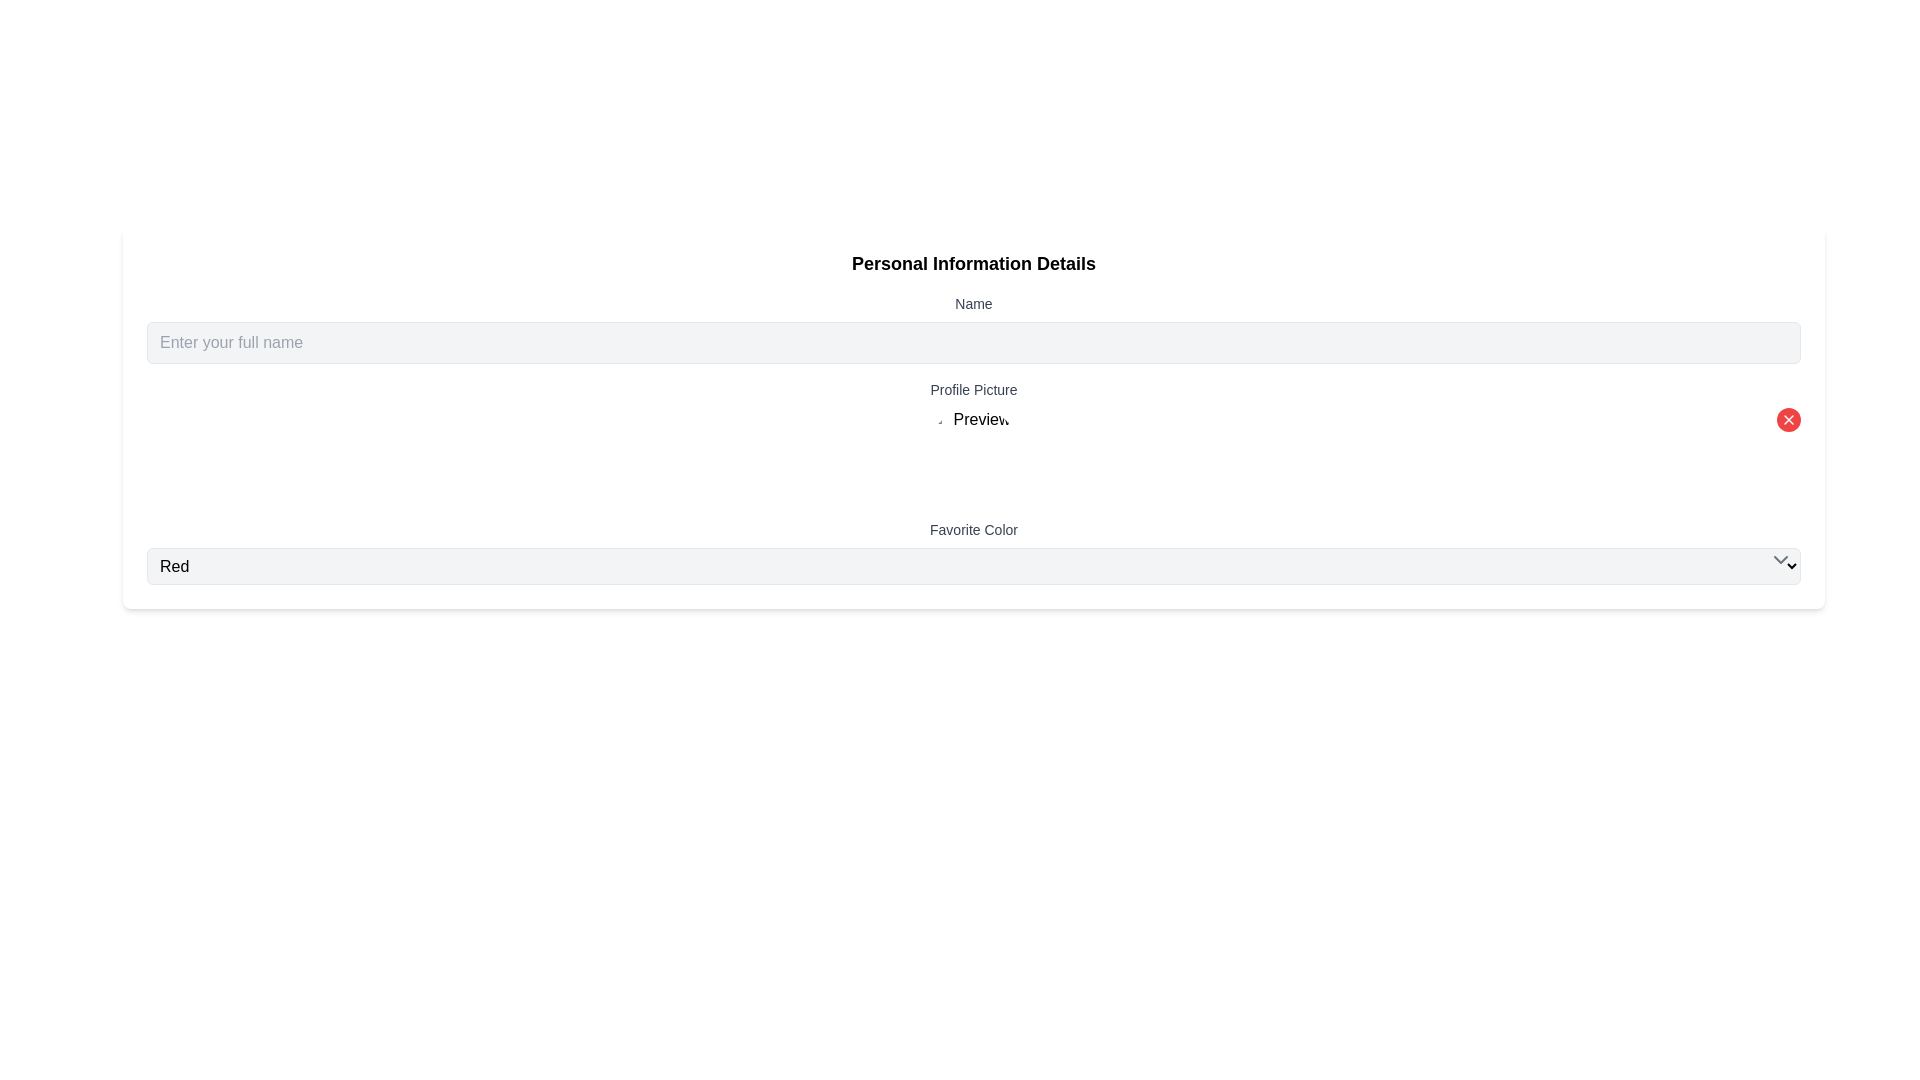 This screenshot has height=1080, width=1920. Describe the element at coordinates (1789, 419) in the screenshot. I see `the close icon located in the top-right section of the 'Profile Picture' input field` at that location.